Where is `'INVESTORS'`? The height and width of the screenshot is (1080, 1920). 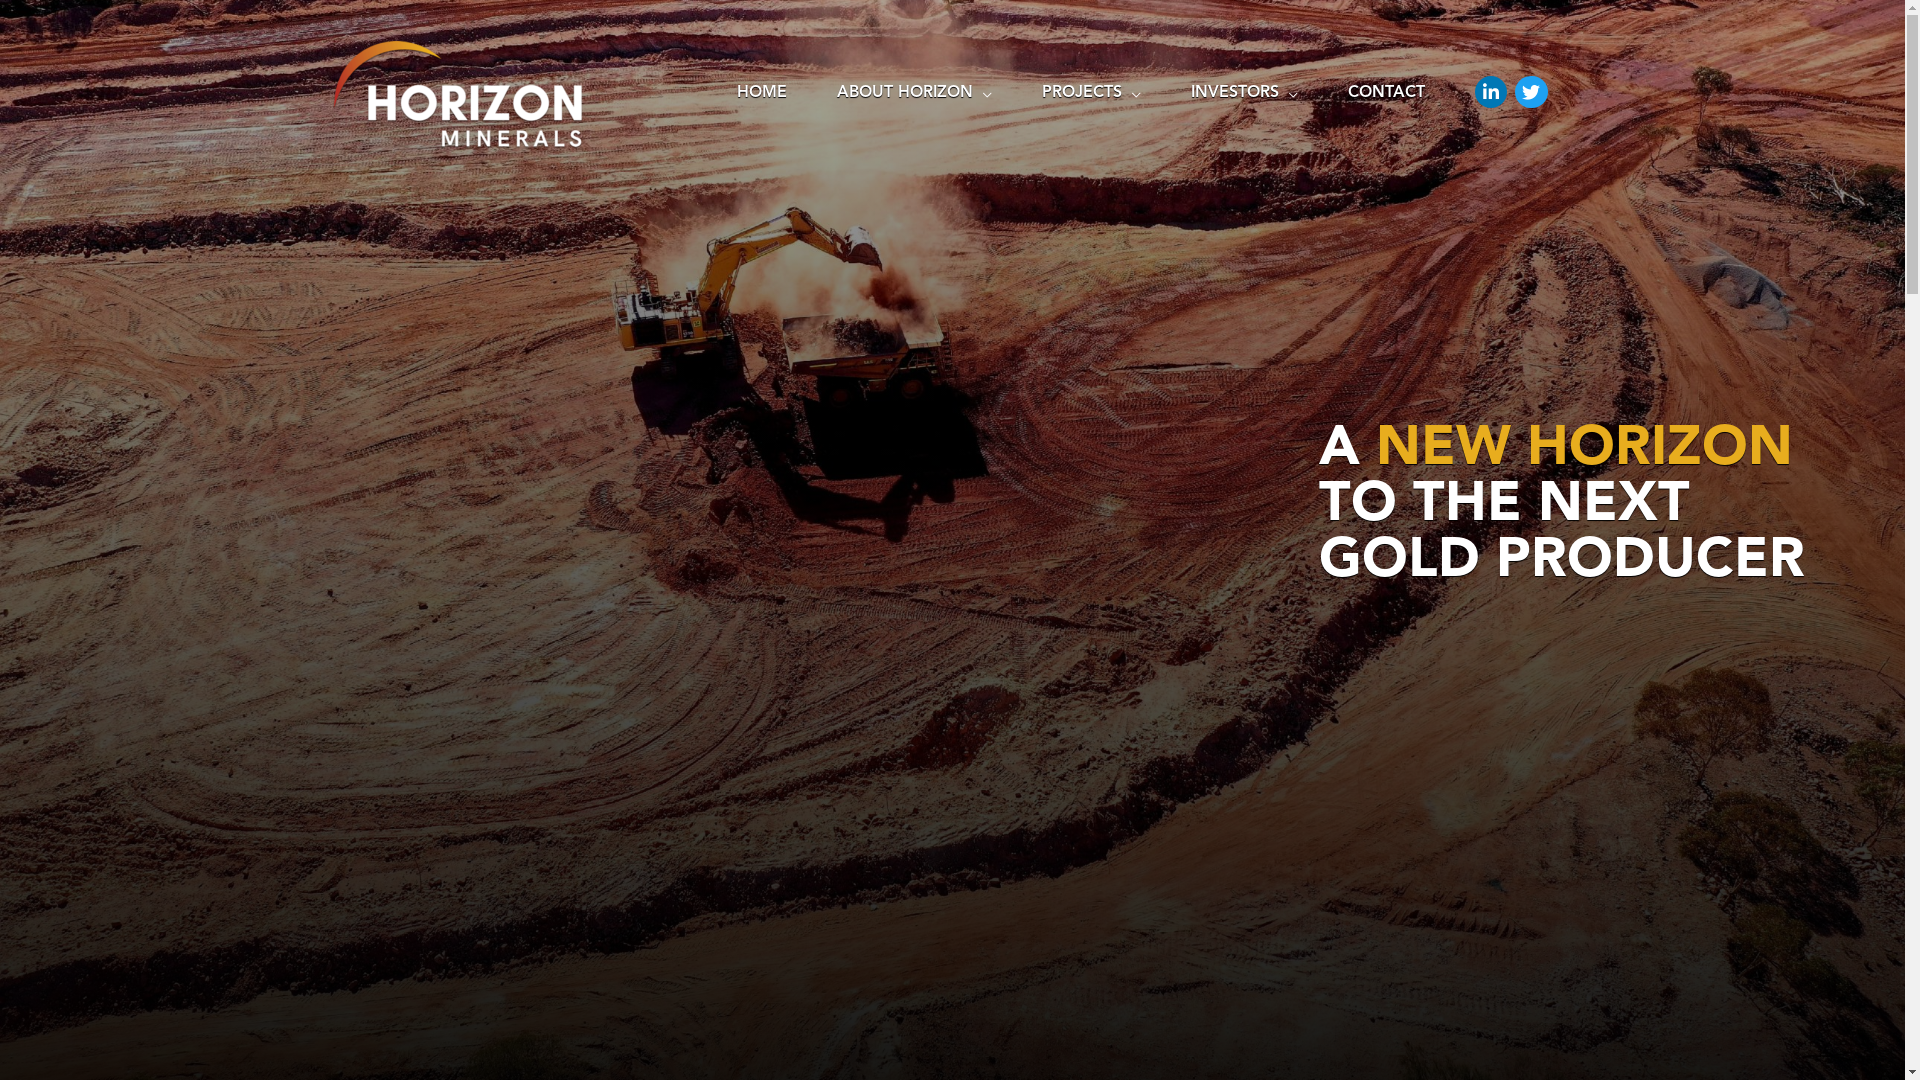 'INVESTORS' is located at coordinates (1243, 95).